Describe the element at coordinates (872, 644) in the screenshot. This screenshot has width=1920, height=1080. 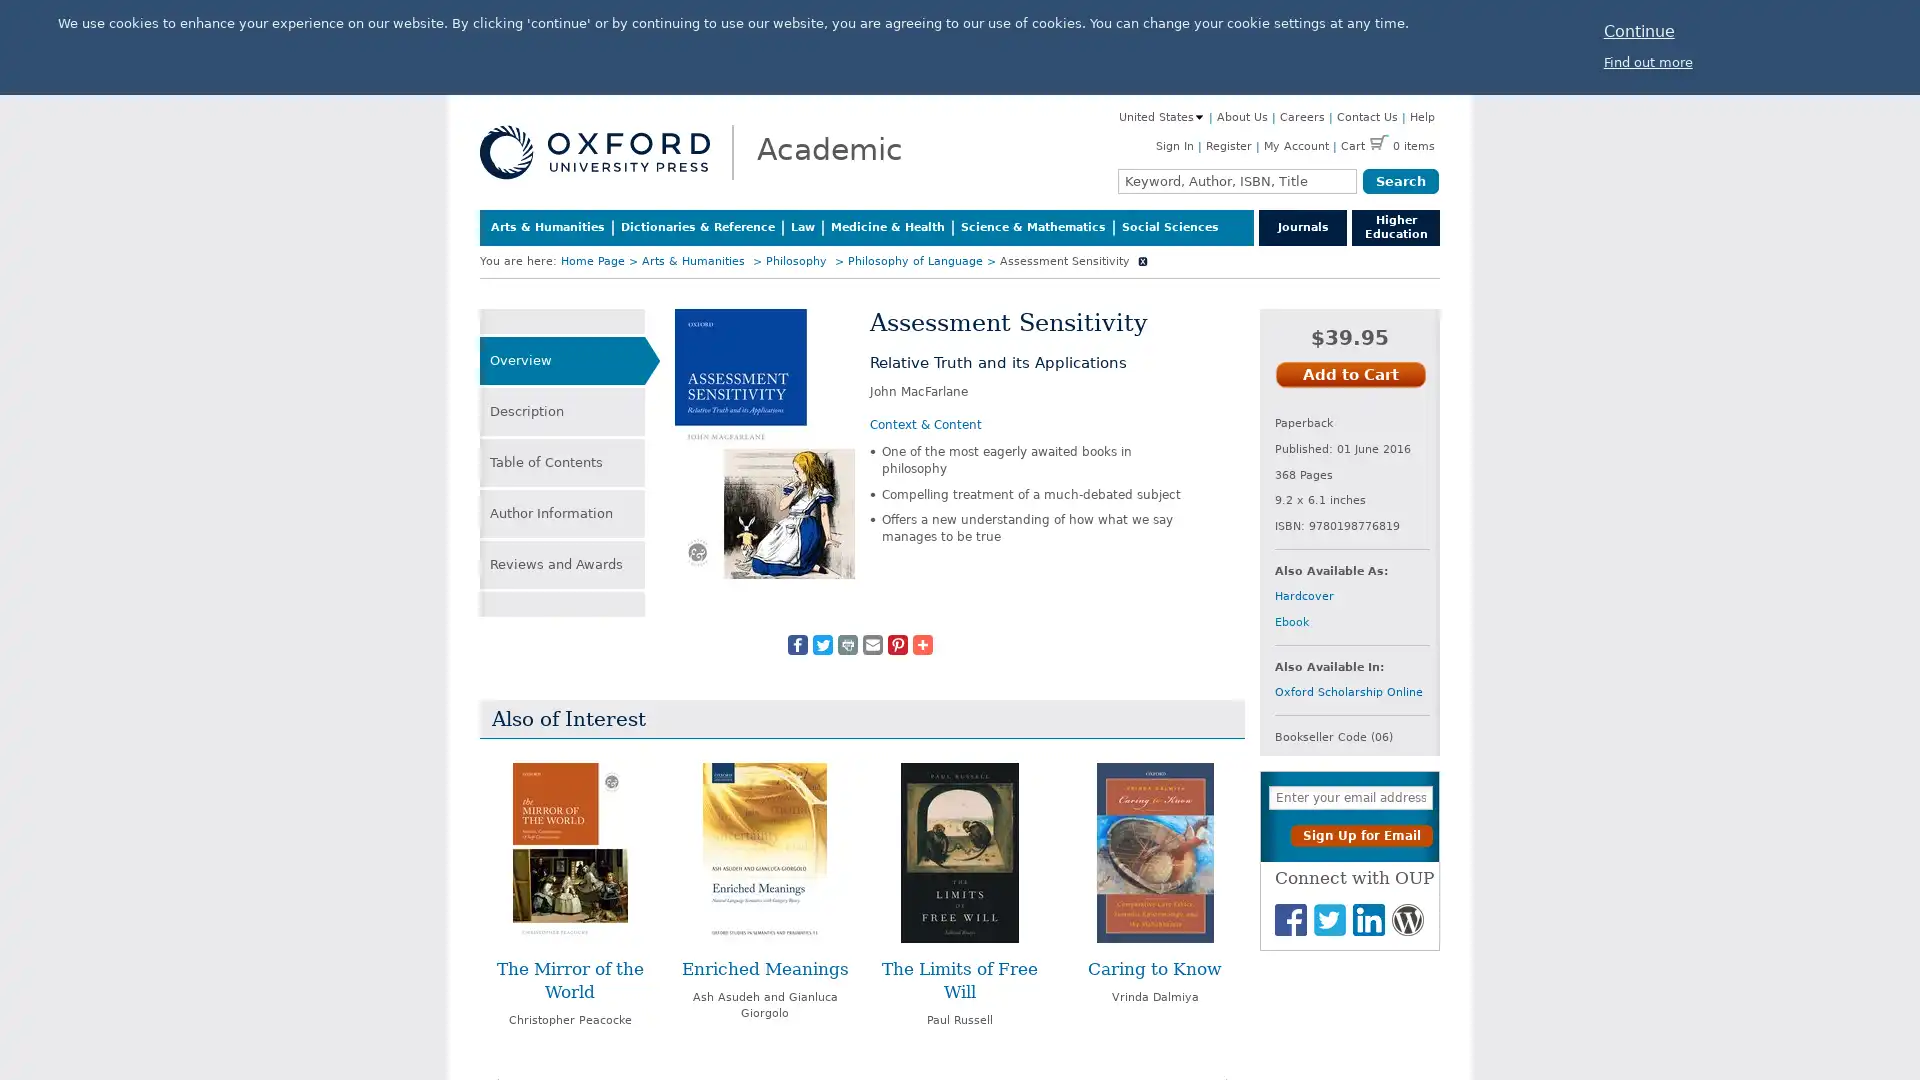
I see `Share to Email` at that location.